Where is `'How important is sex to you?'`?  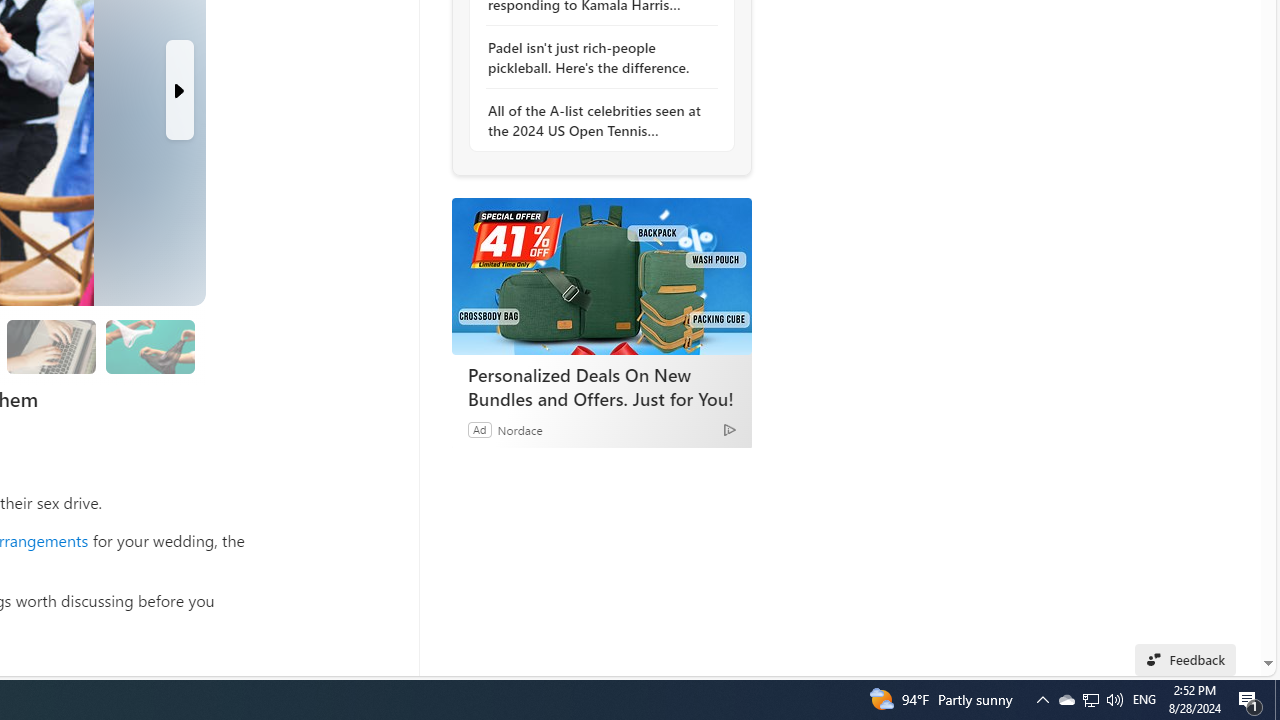
'How important is sex to you?' is located at coordinates (148, 345).